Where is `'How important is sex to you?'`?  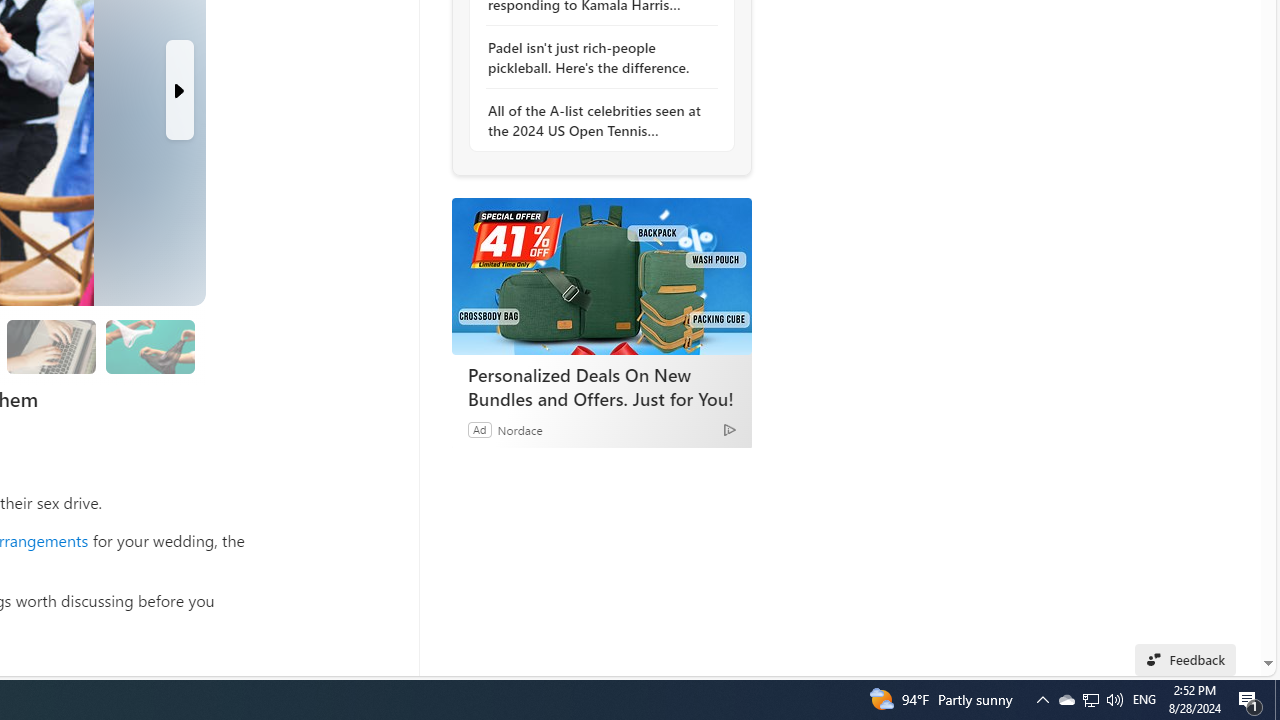
'How important is sex to you?' is located at coordinates (148, 345).